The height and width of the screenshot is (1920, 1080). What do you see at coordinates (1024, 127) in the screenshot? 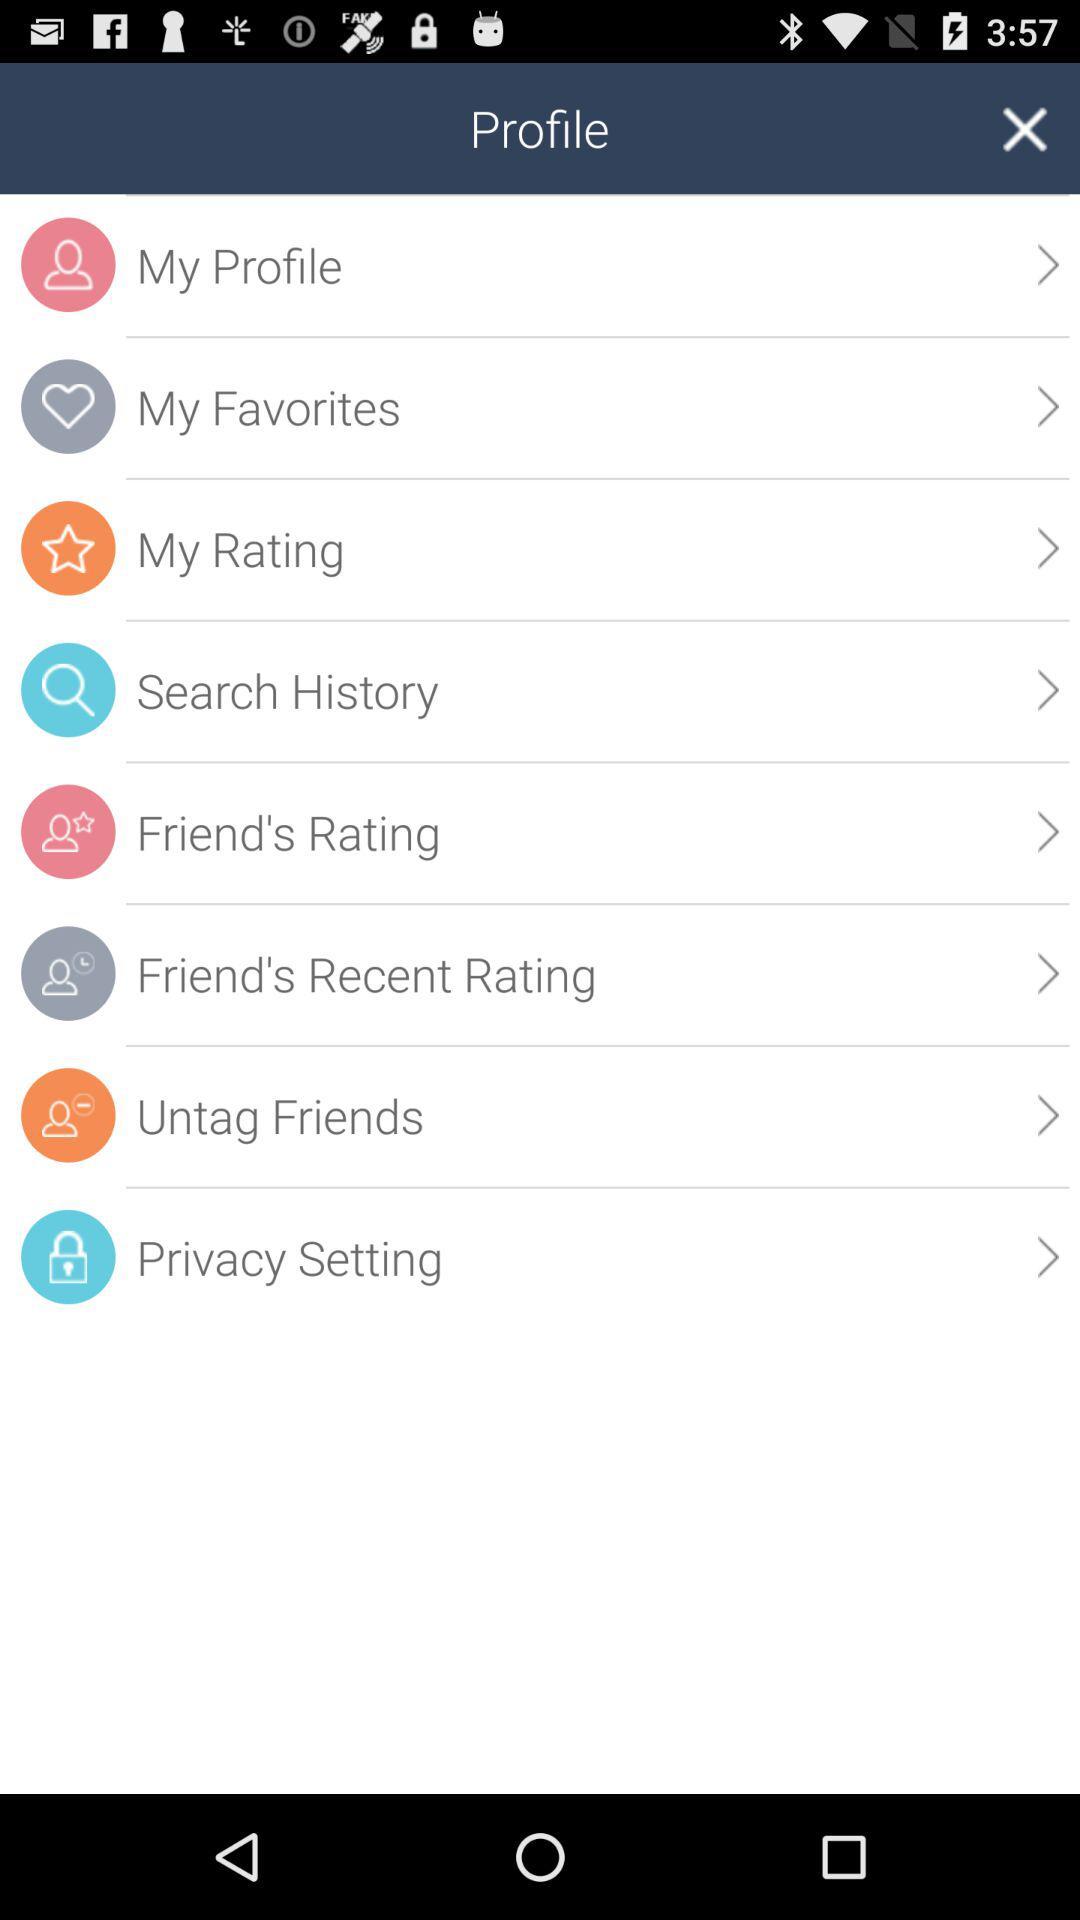
I see `the item above the my profile app` at bounding box center [1024, 127].